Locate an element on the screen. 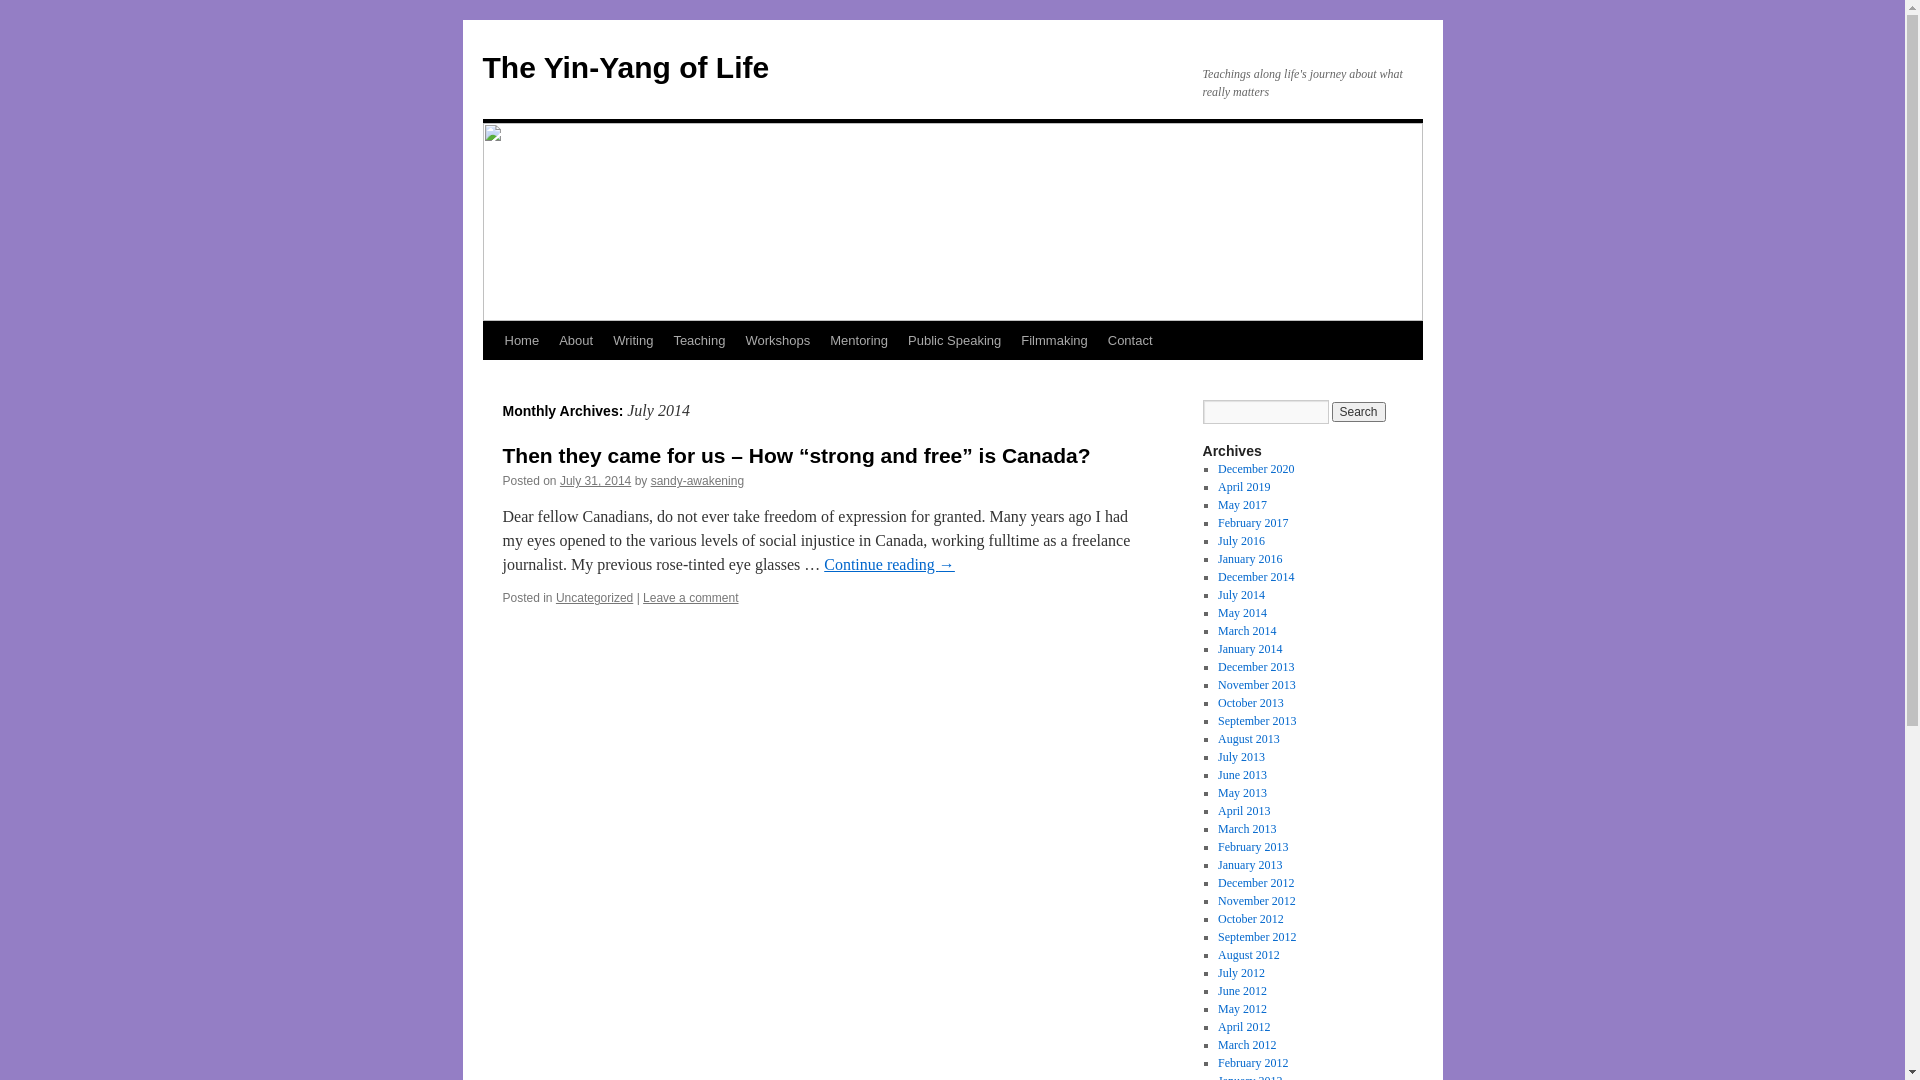 The width and height of the screenshot is (1920, 1080). 'November 2012' is located at coordinates (1256, 901).